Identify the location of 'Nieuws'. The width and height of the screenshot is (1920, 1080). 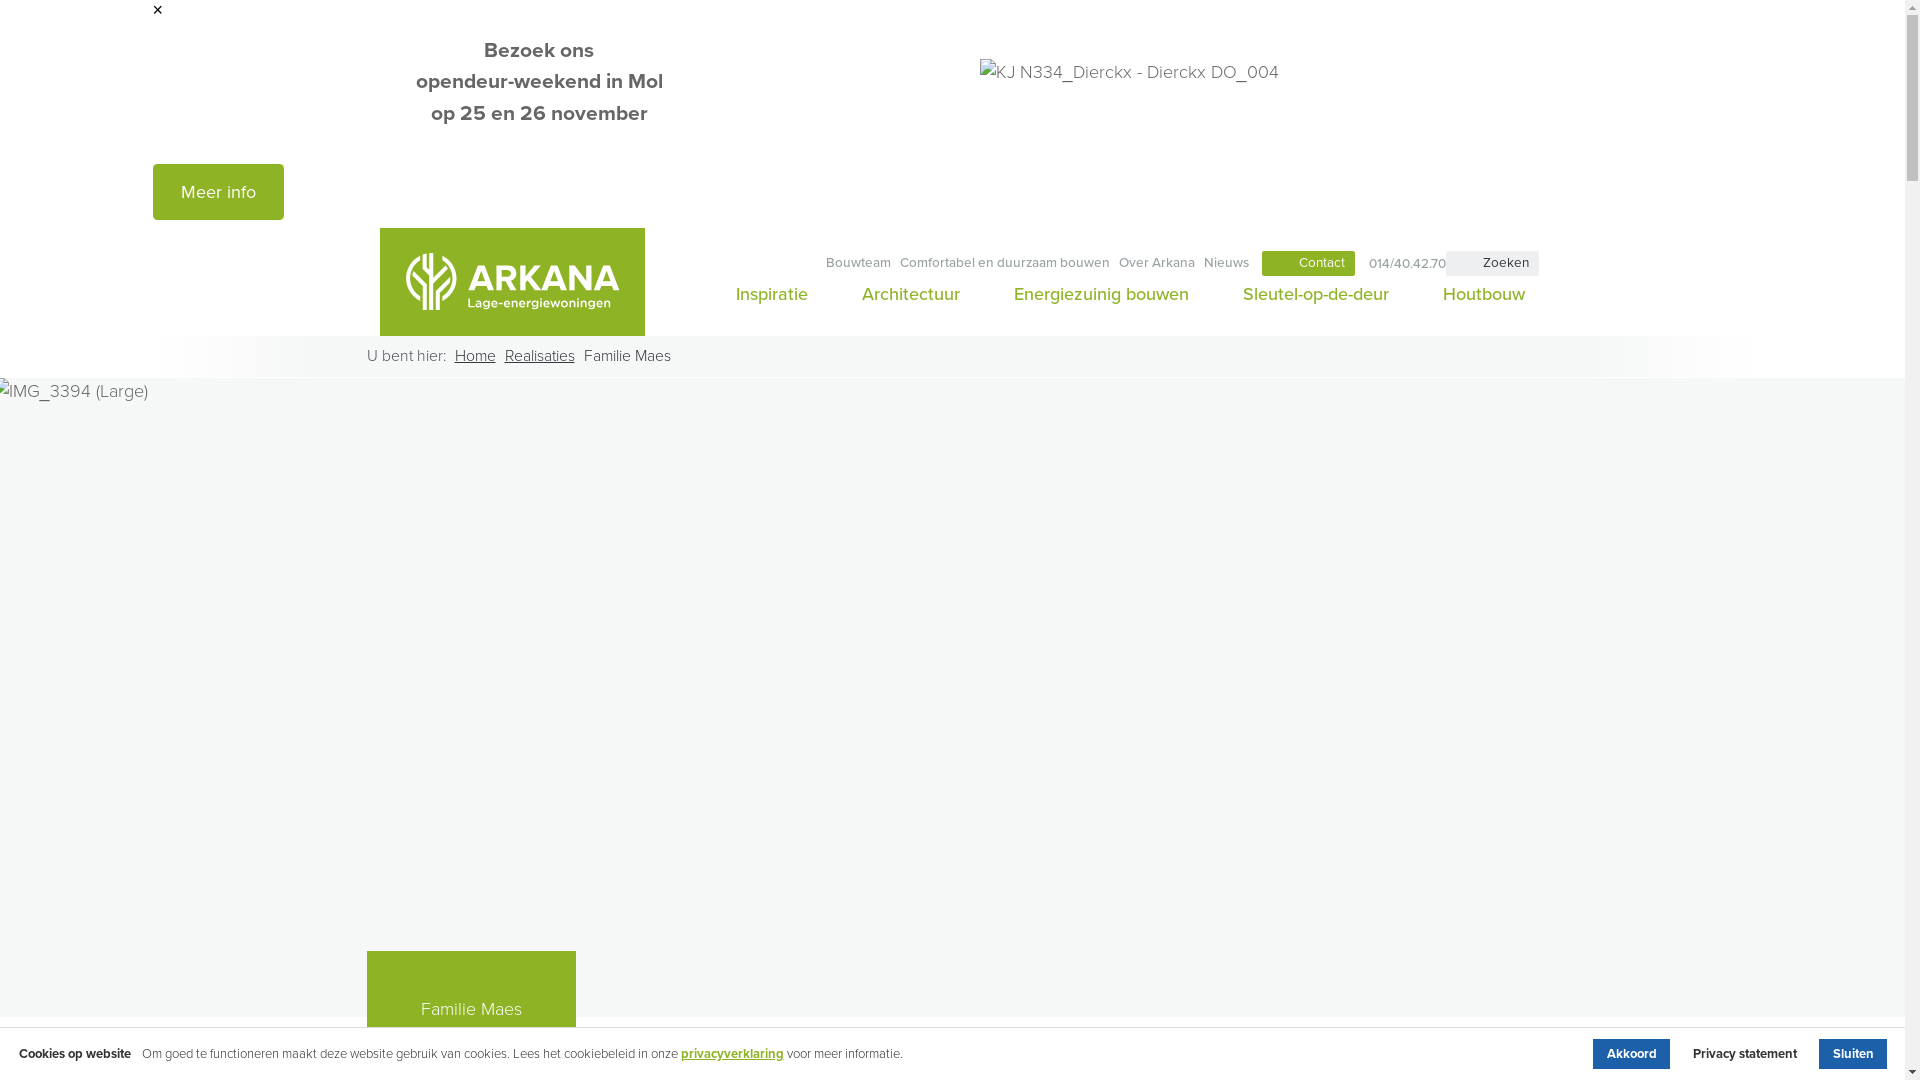
(1224, 262).